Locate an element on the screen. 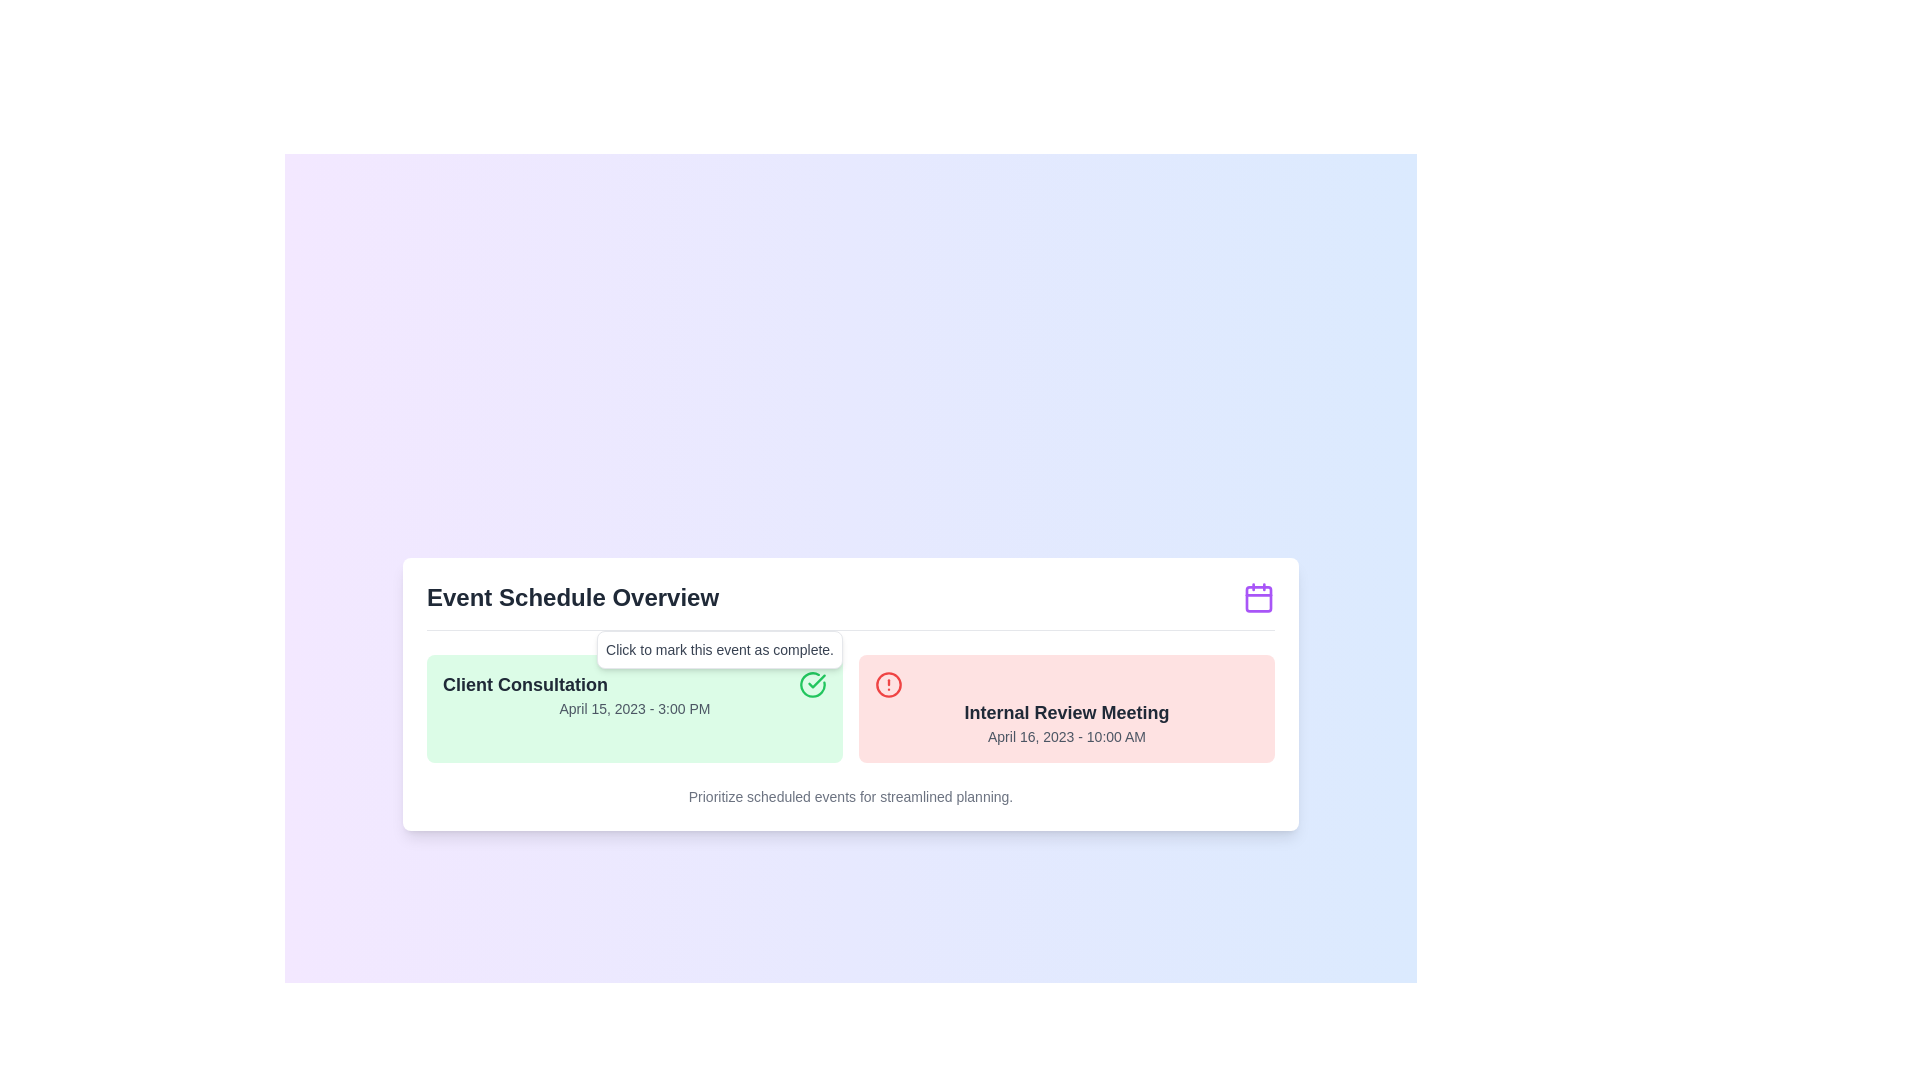 The image size is (1920, 1080). the bold text label displaying 'Client Consultation' which is styled in a large font size and located in the upper-left quadrant of the light green section under 'Event Schedule Overview' is located at coordinates (525, 683).